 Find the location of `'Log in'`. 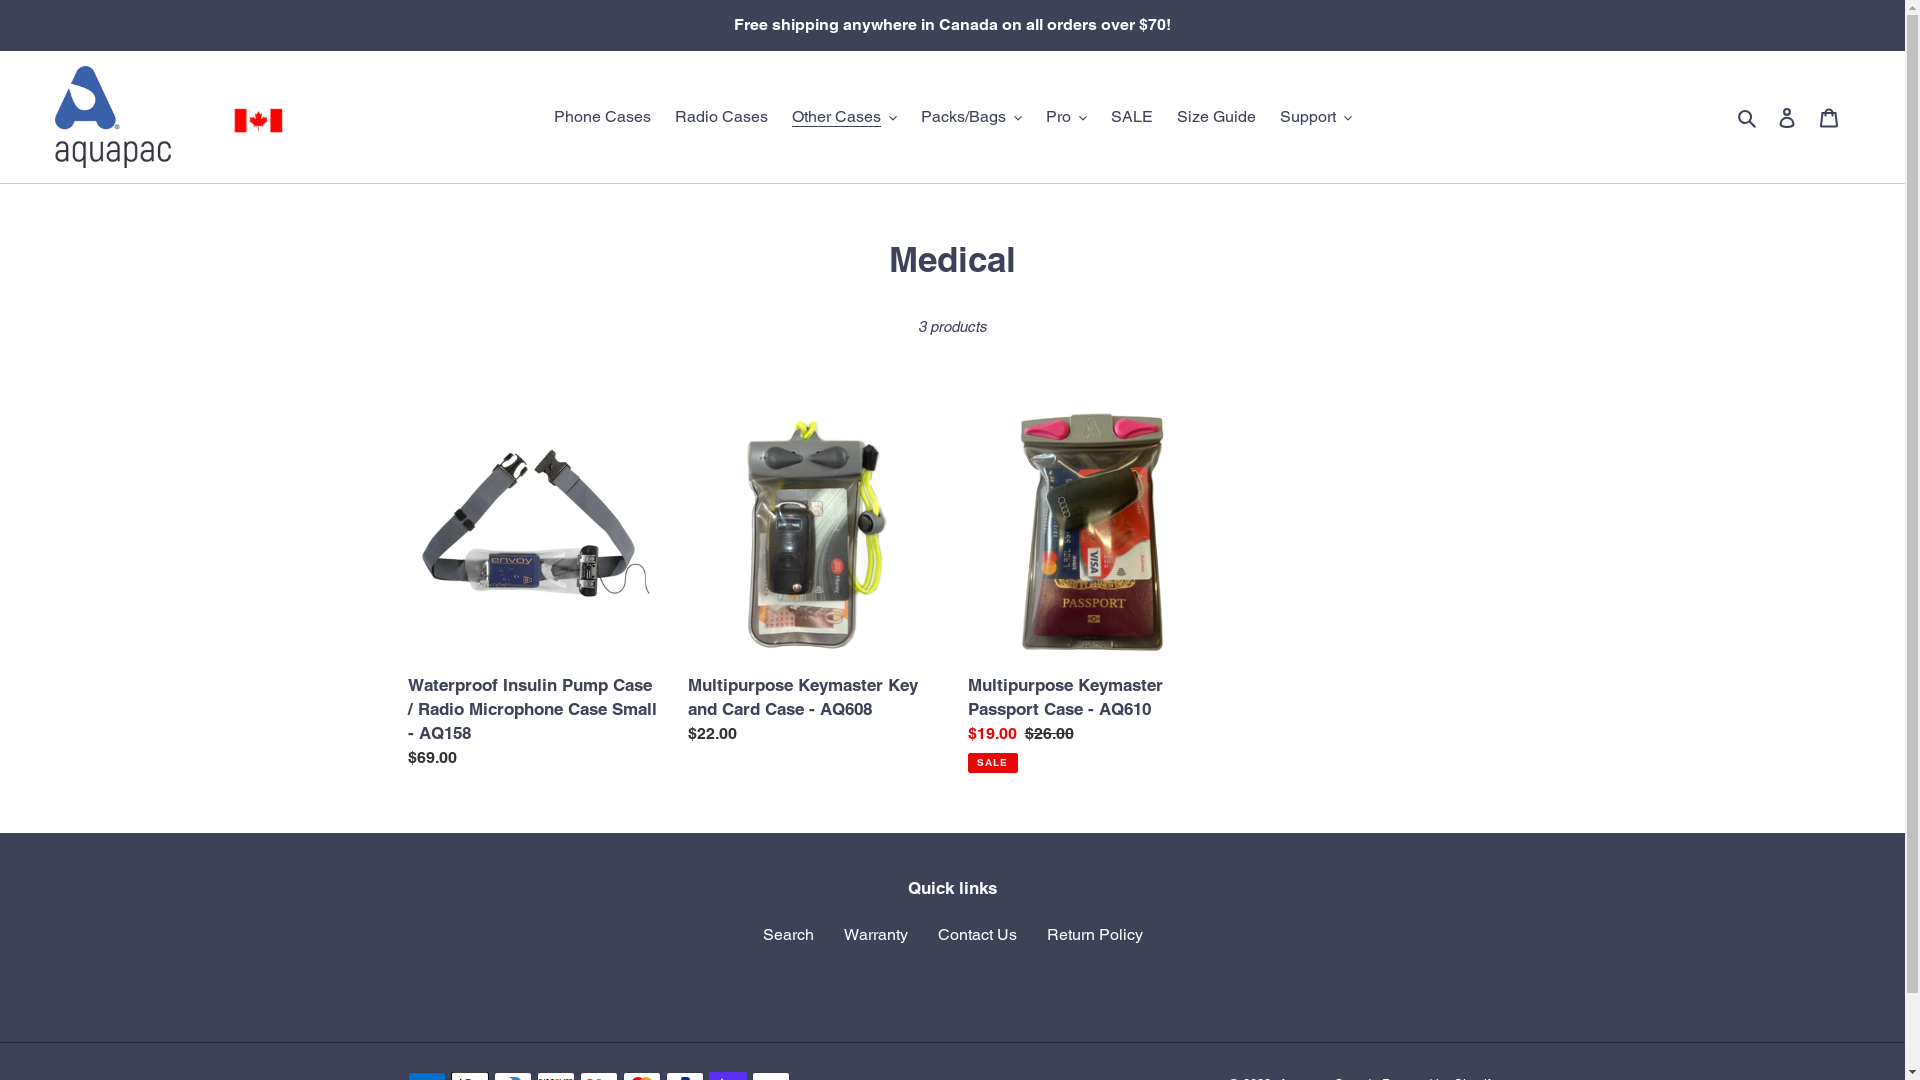

'Log in' is located at coordinates (1786, 116).